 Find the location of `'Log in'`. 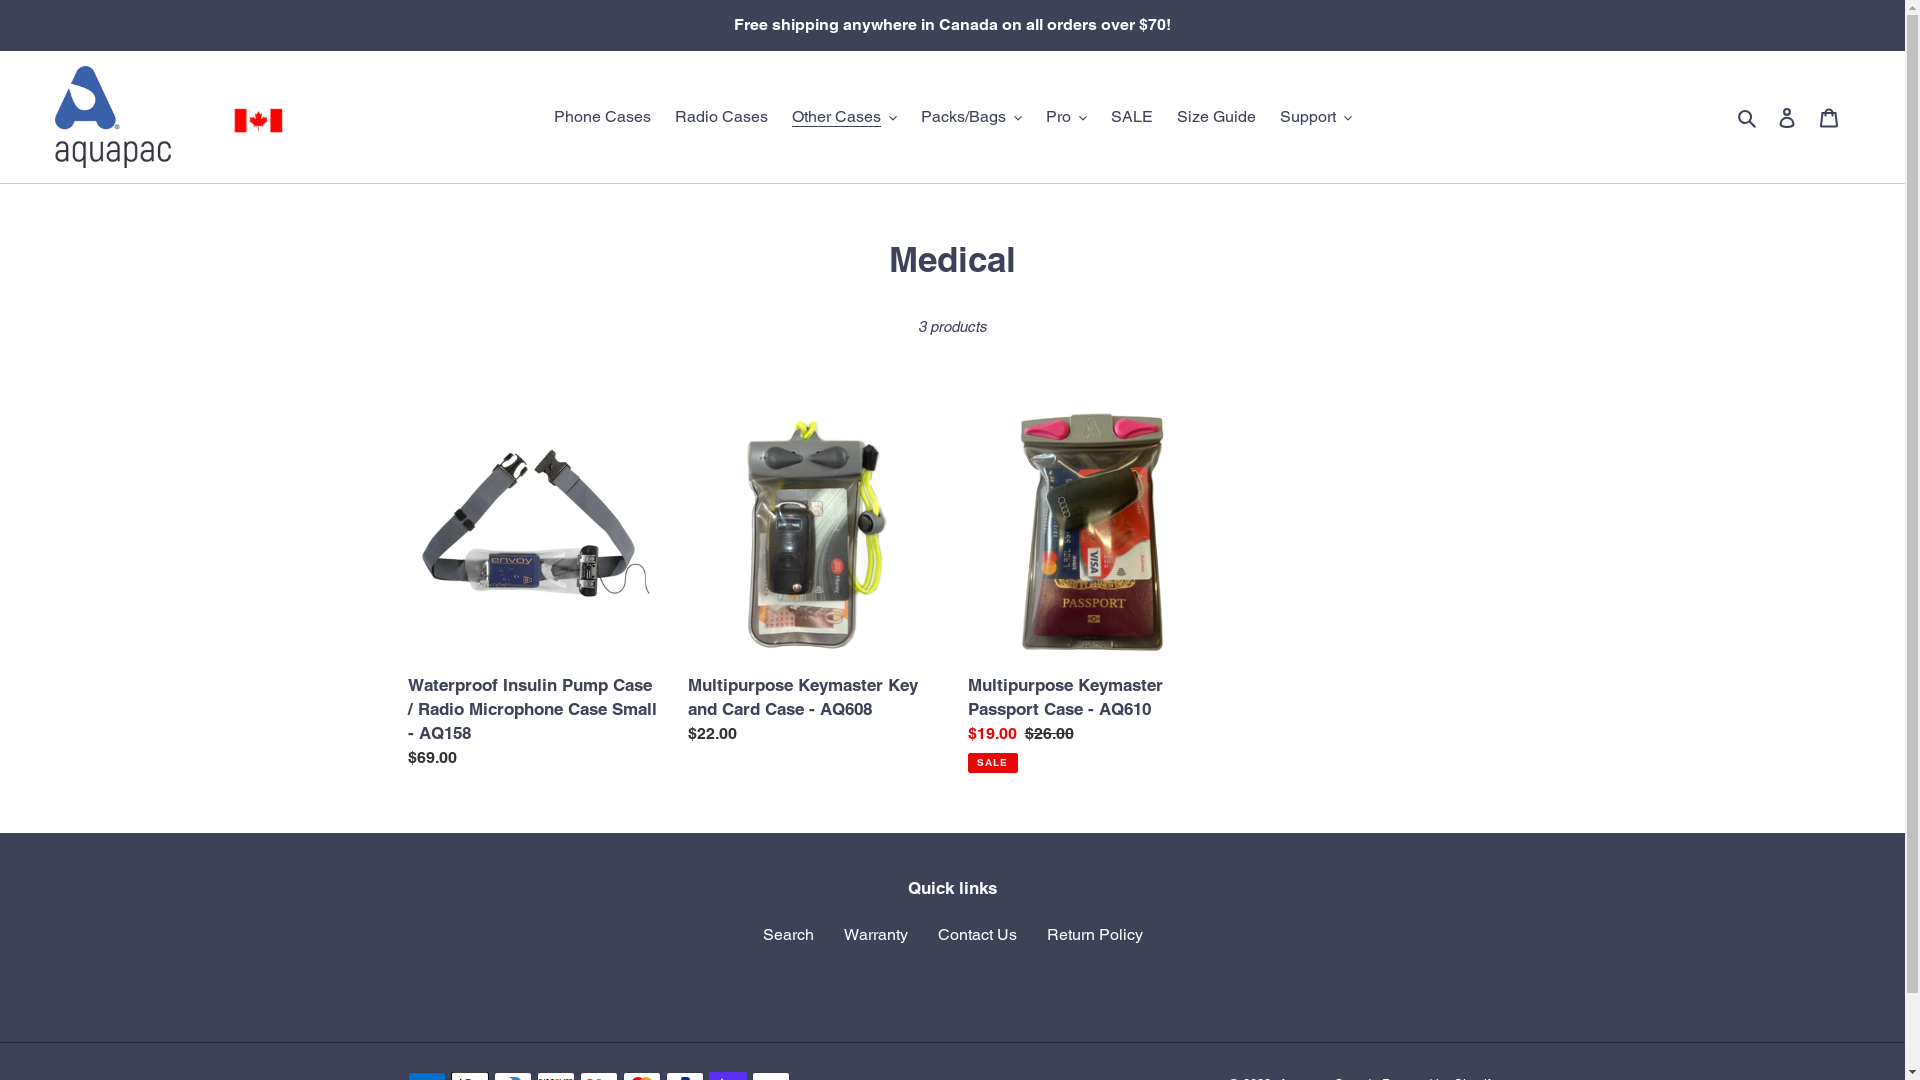

'Log in' is located at coordinates (1786, 116).